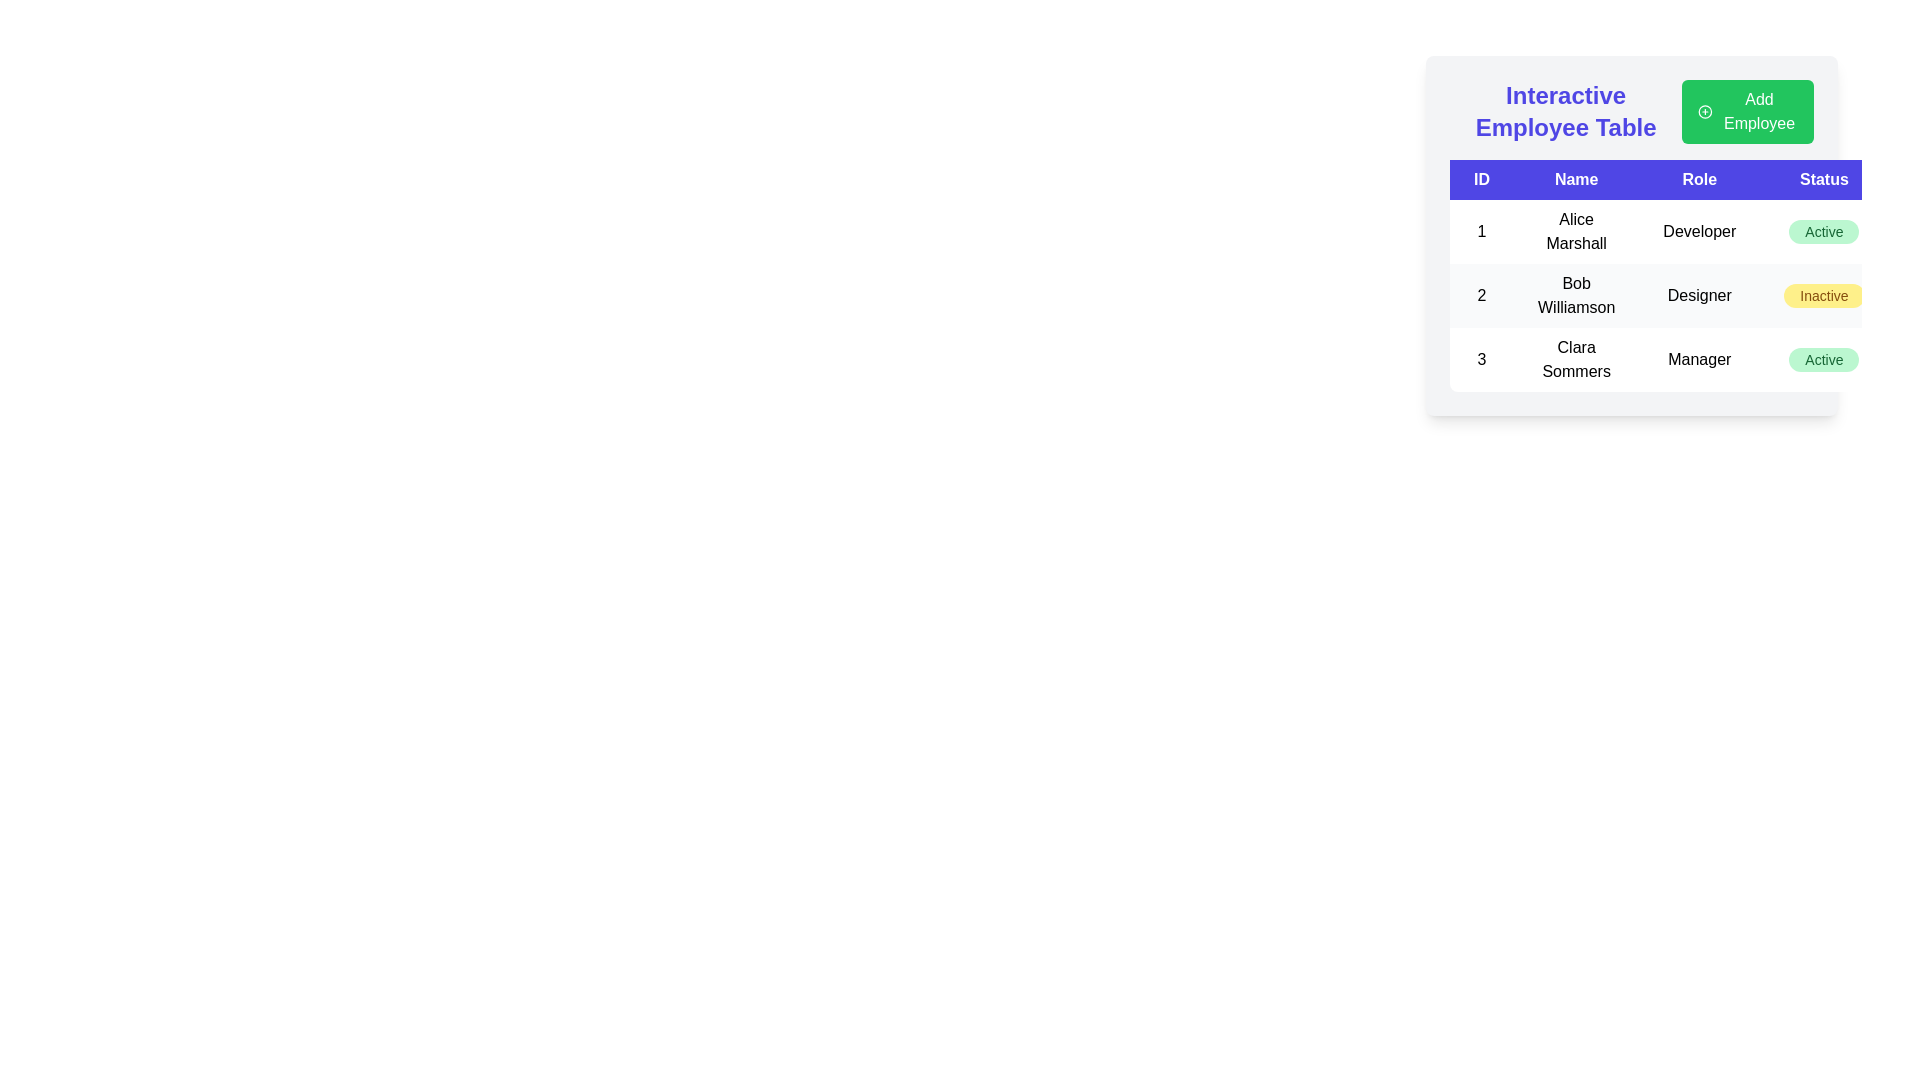 This screenshot has width=1920, height=1080. I want to click on the 'Add Employee' icon located at the top-right corner of the interface, positioned to the left of the 'Add Employee' text on the green button, so click(1704, 111).